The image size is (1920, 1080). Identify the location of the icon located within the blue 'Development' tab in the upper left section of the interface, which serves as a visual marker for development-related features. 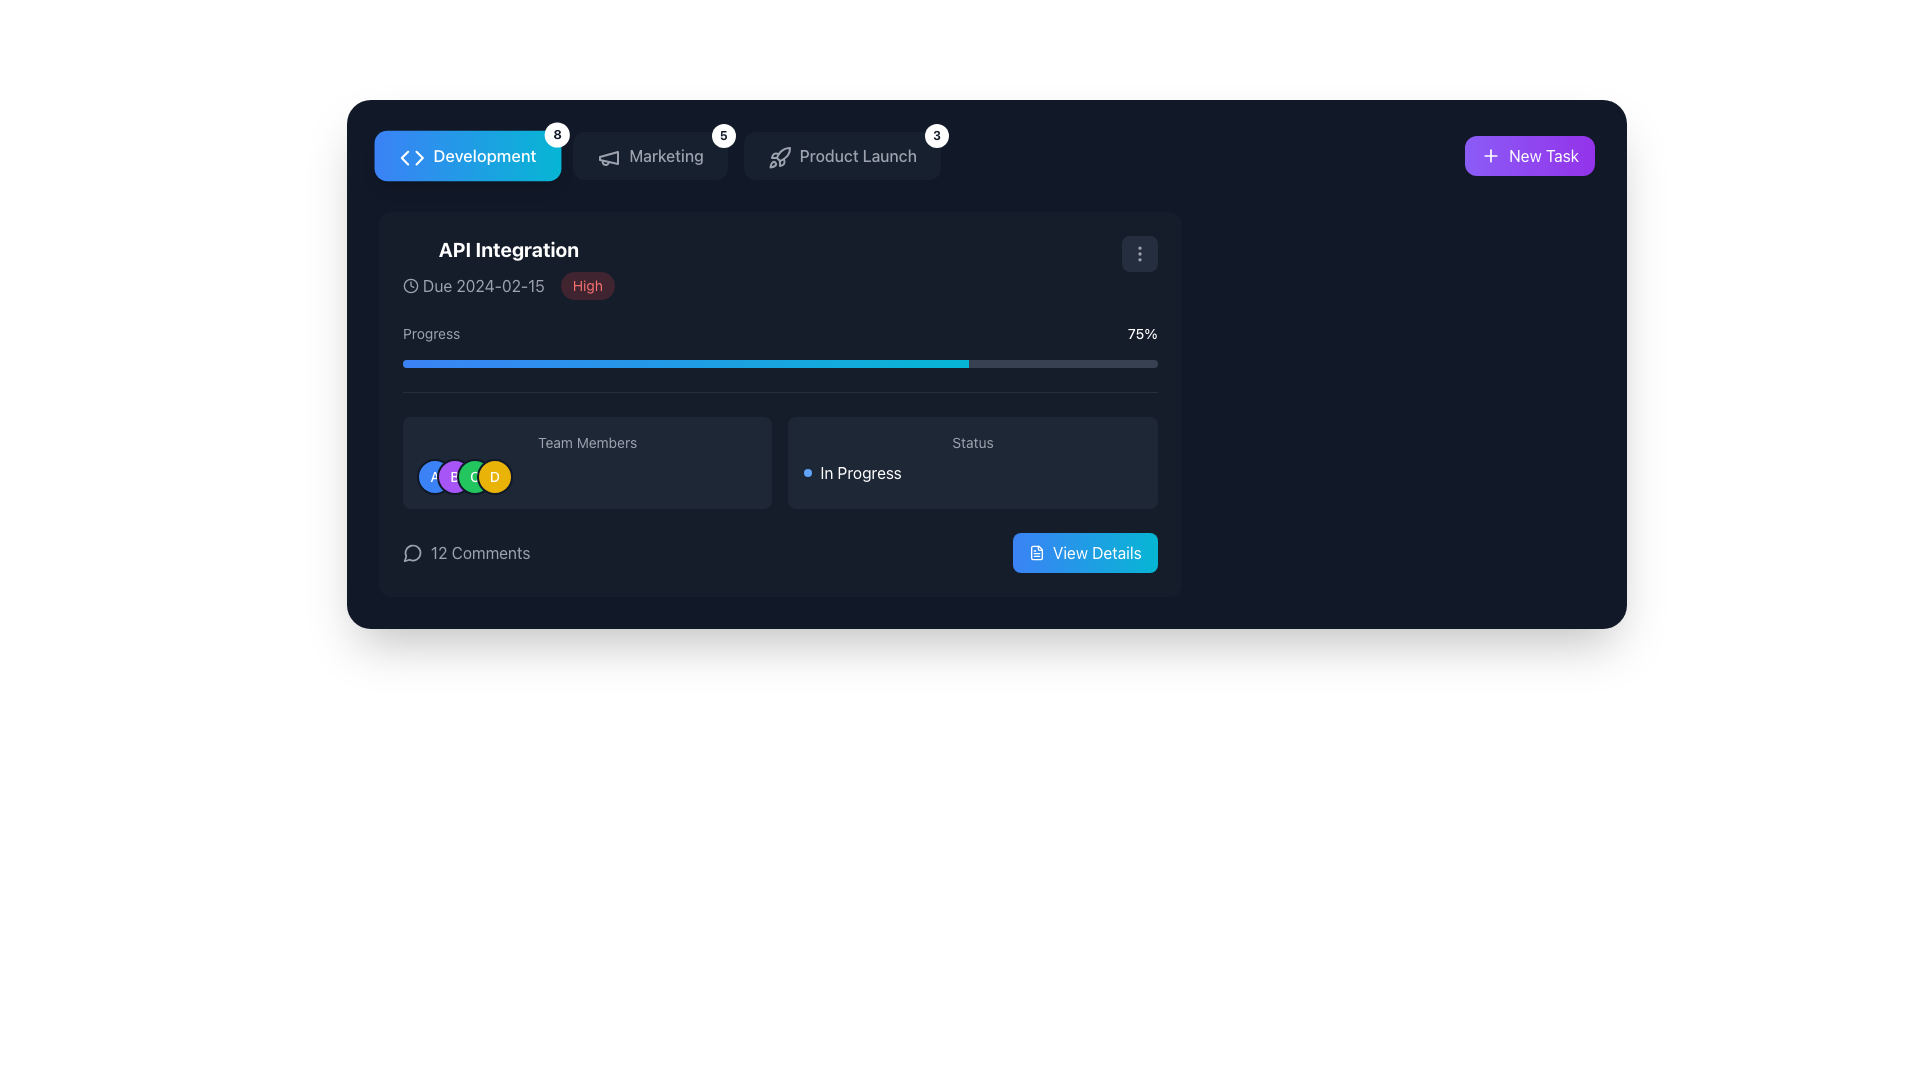
(411, 157).